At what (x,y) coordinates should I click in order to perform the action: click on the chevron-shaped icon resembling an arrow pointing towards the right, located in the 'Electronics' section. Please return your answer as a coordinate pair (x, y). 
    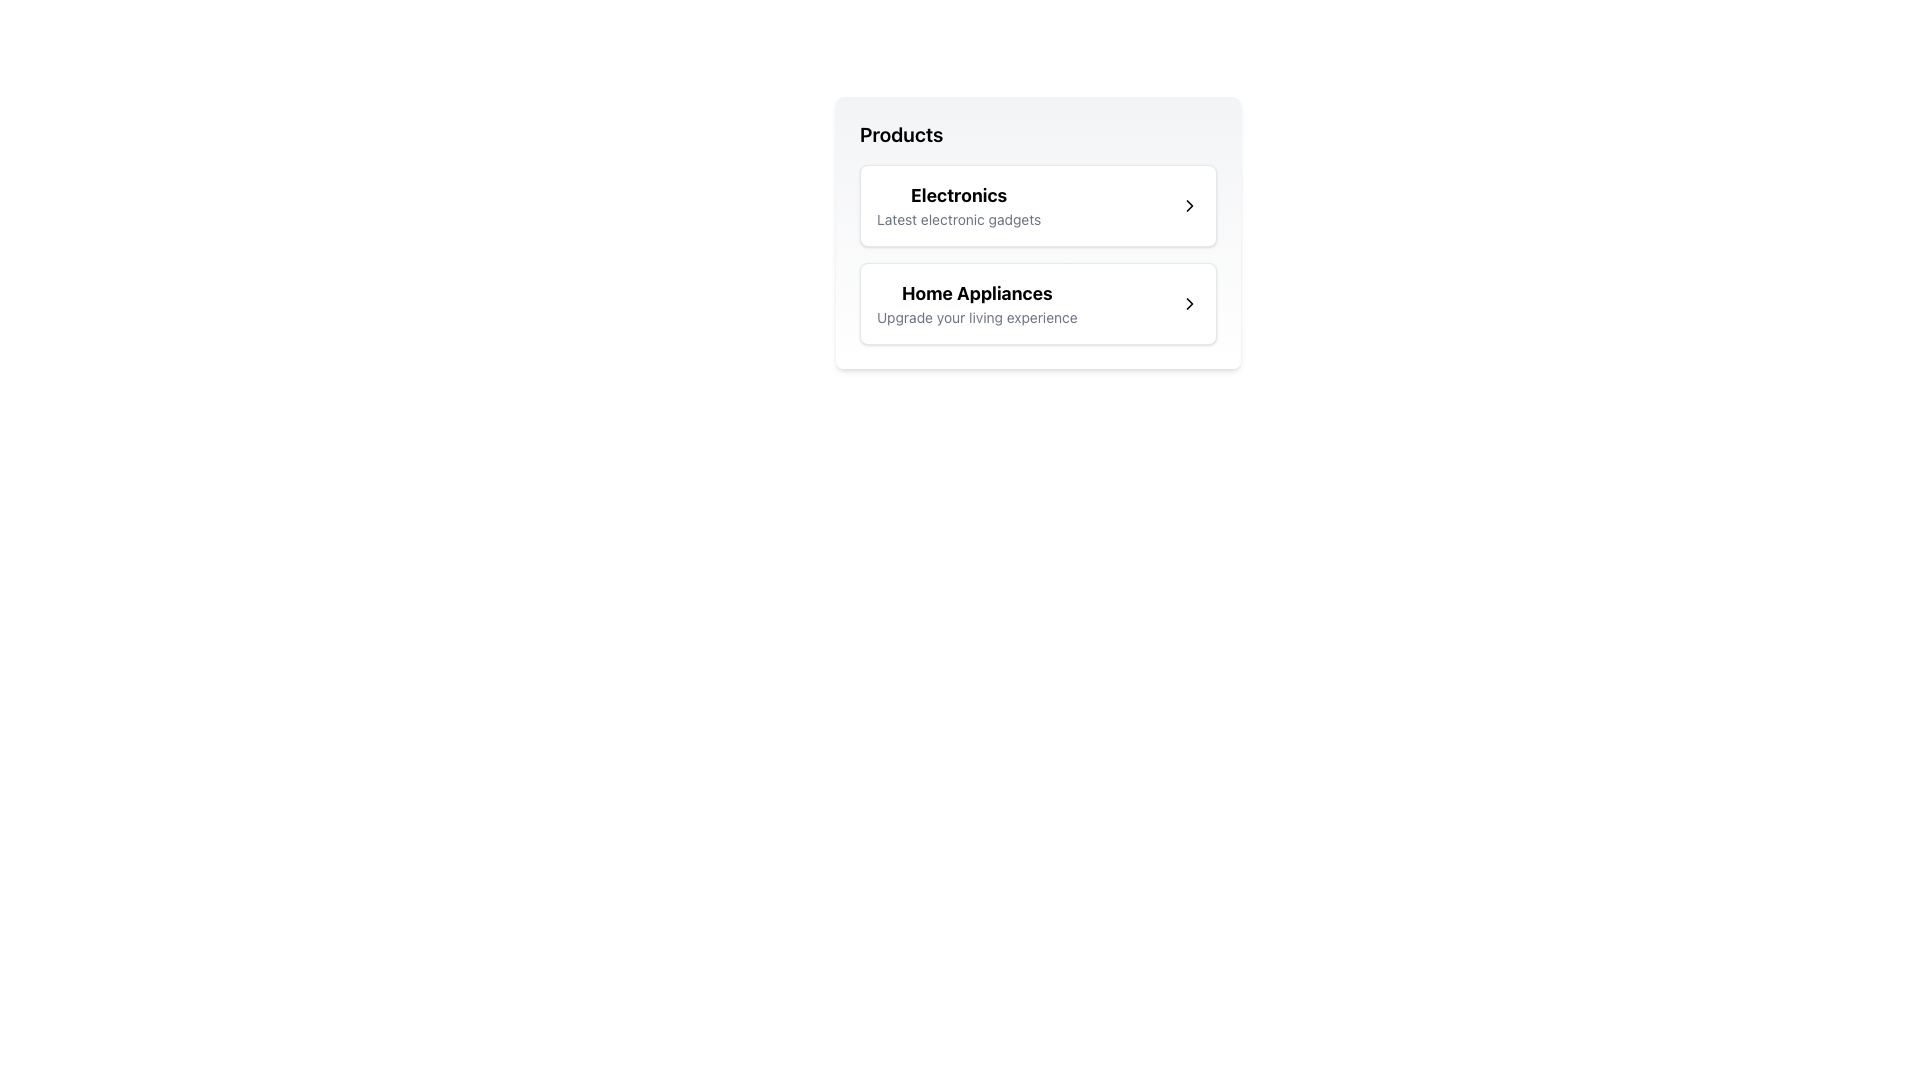
    Looking at the image, I should click on (1190, 205).